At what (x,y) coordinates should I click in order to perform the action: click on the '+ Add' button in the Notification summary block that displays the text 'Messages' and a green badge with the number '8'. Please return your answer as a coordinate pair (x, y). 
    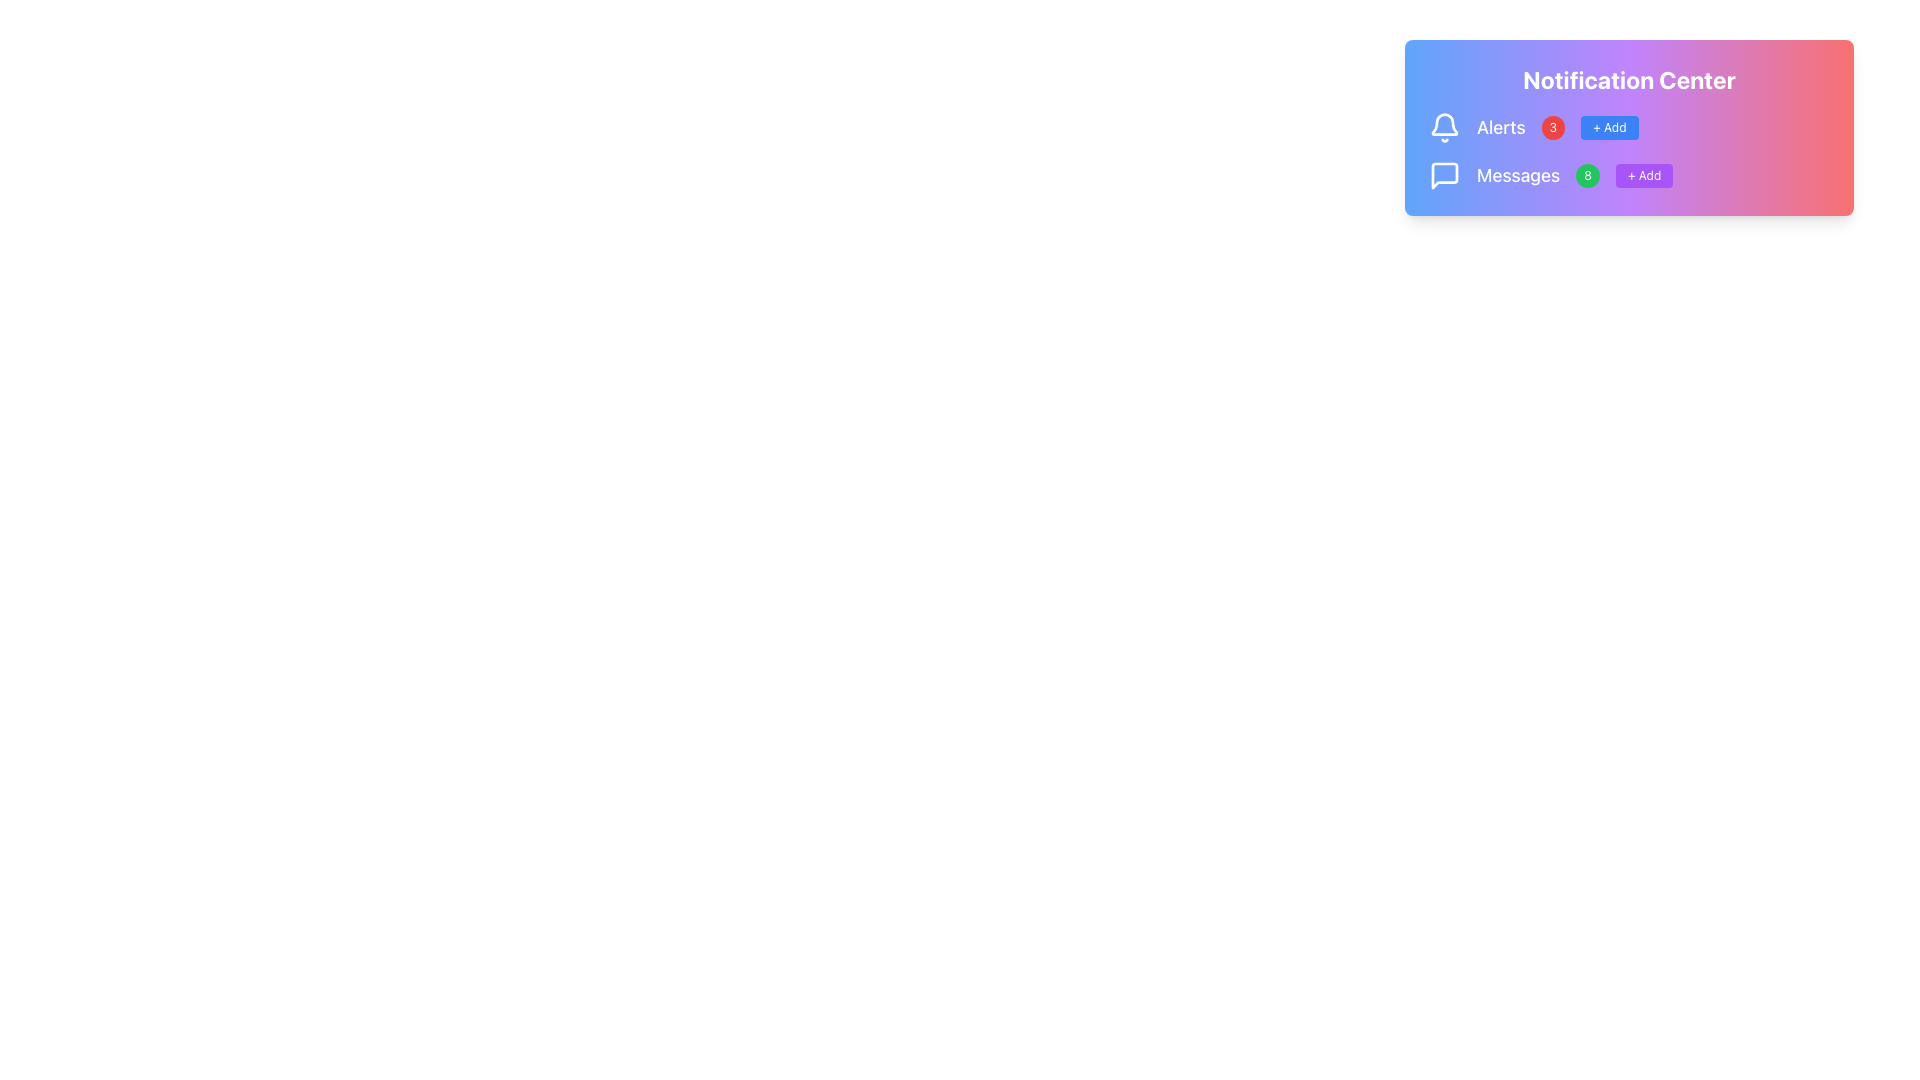
    Looking at the image, I should click on (1629, 175).